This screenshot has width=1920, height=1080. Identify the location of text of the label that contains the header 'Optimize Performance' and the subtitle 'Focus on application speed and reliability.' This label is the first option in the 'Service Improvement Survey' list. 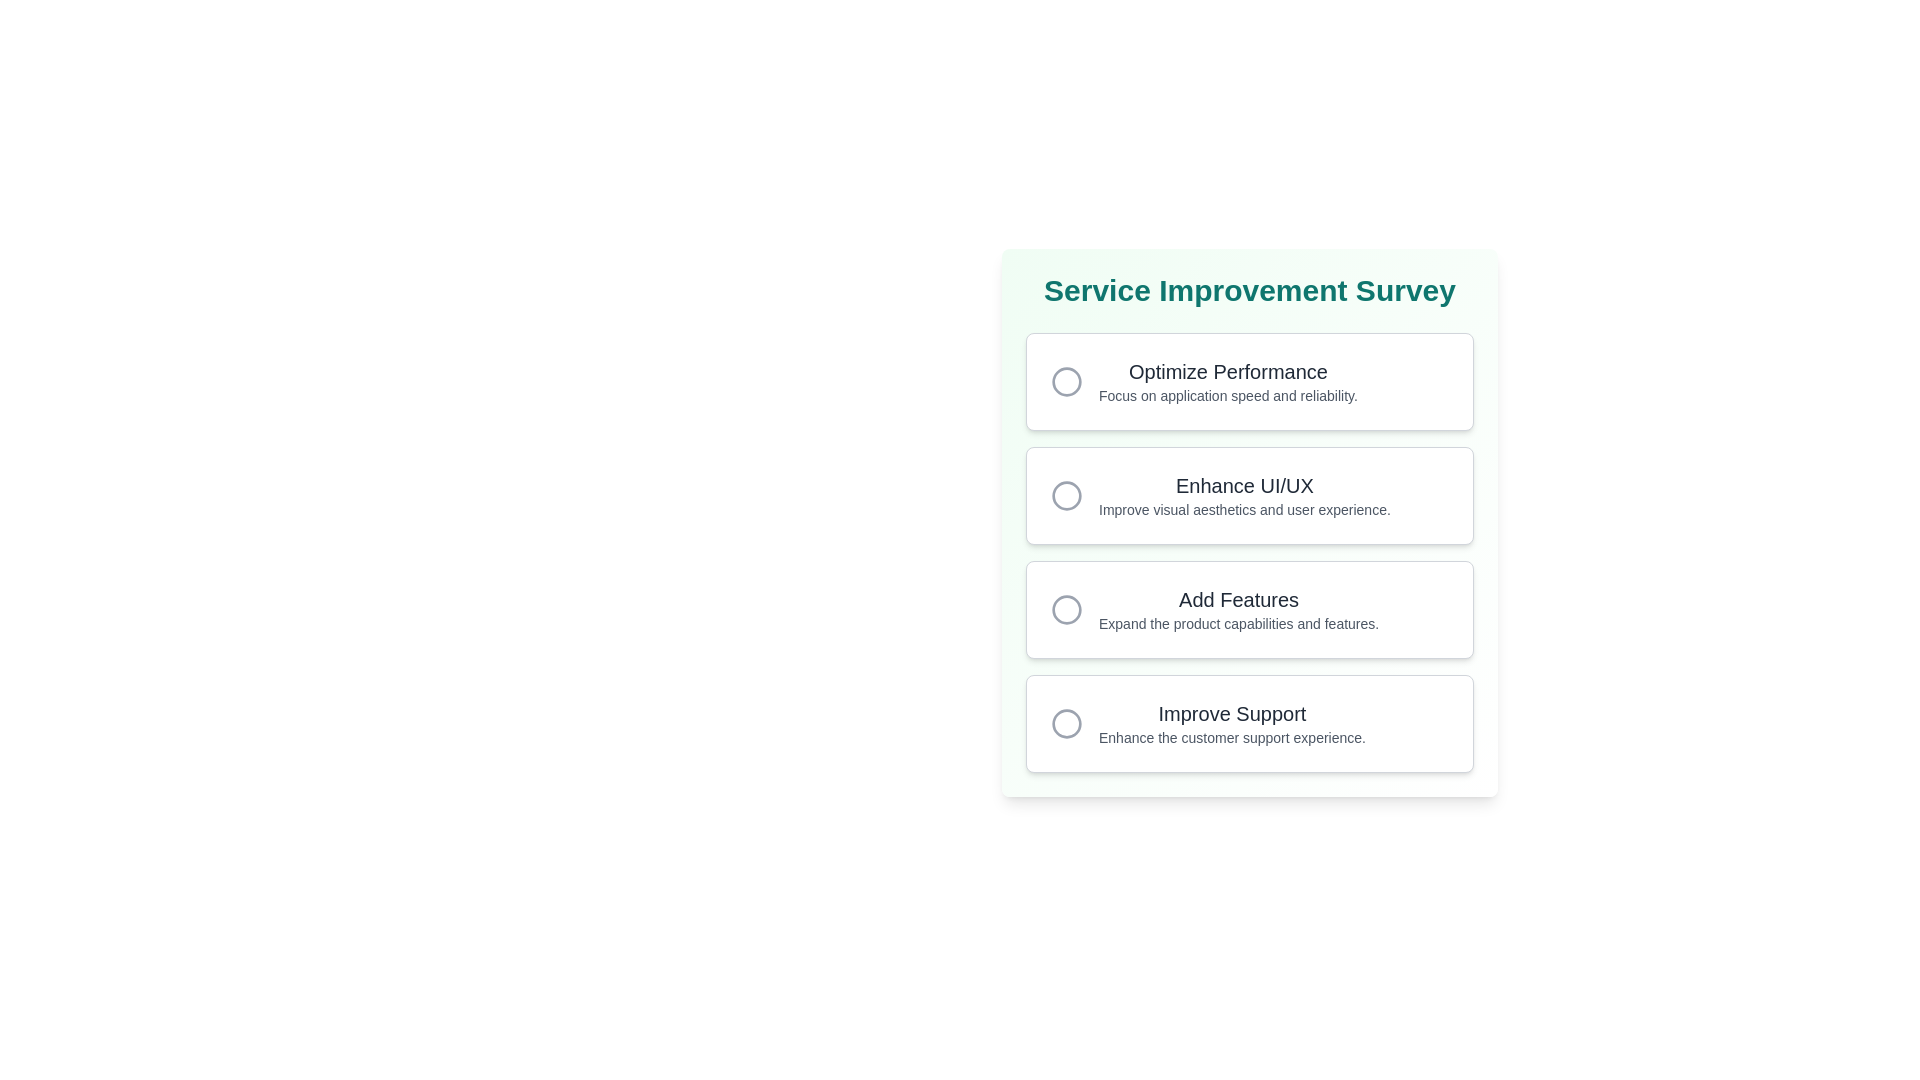
(1227, 381).